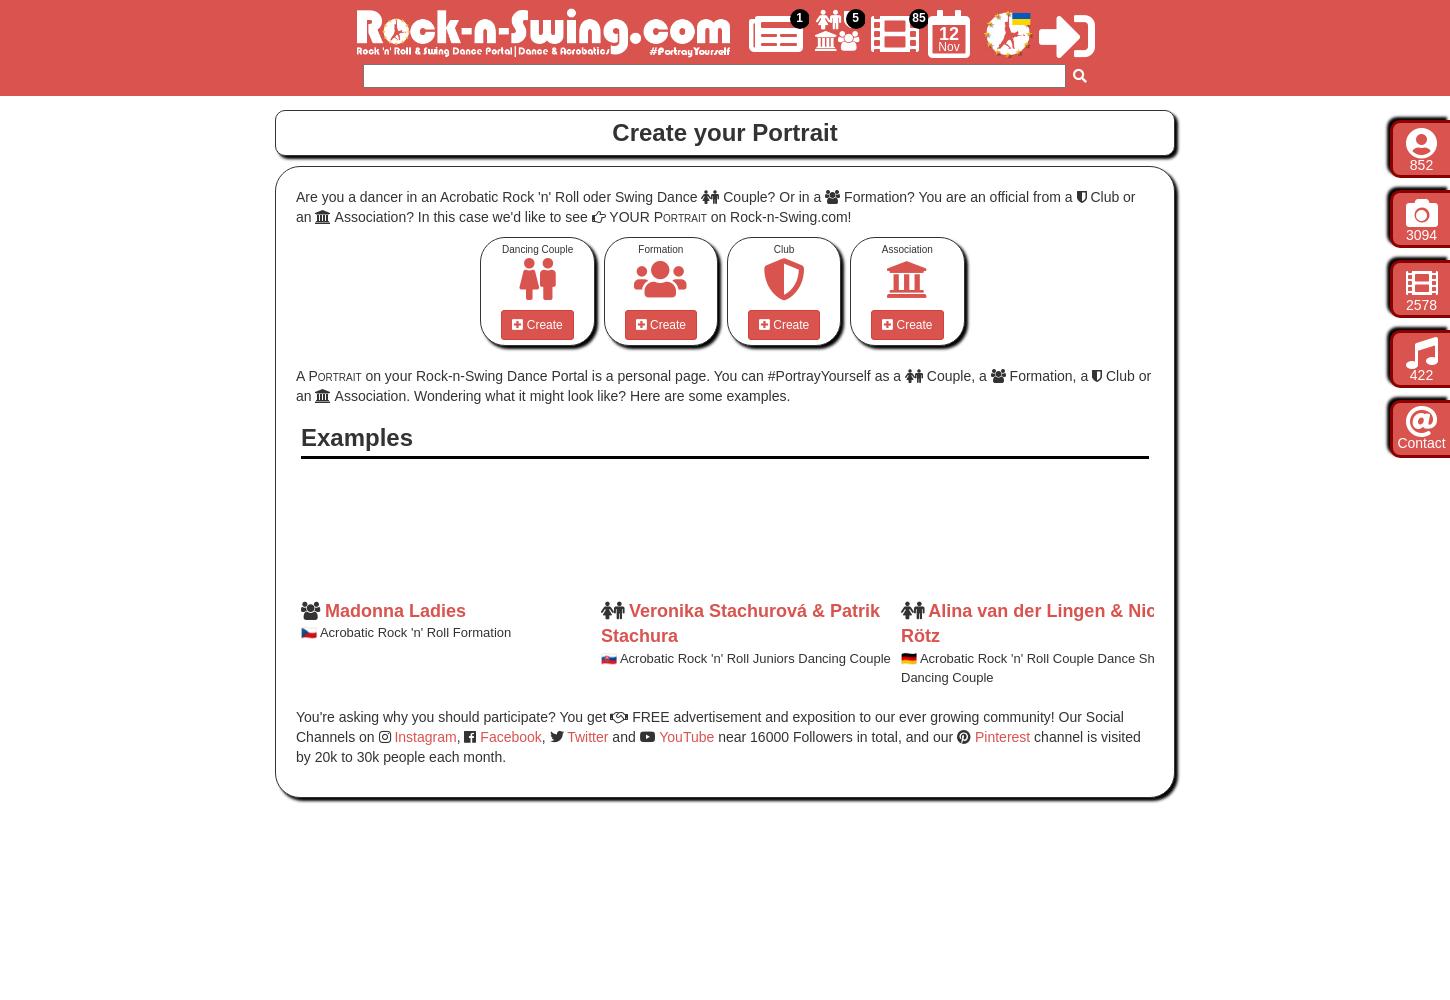 This screenshot has width=1450, height=1000. What do you see at coordinates (356, 437) in the screenshot?
I see `'Examples'` at bounding box center [356, 437].